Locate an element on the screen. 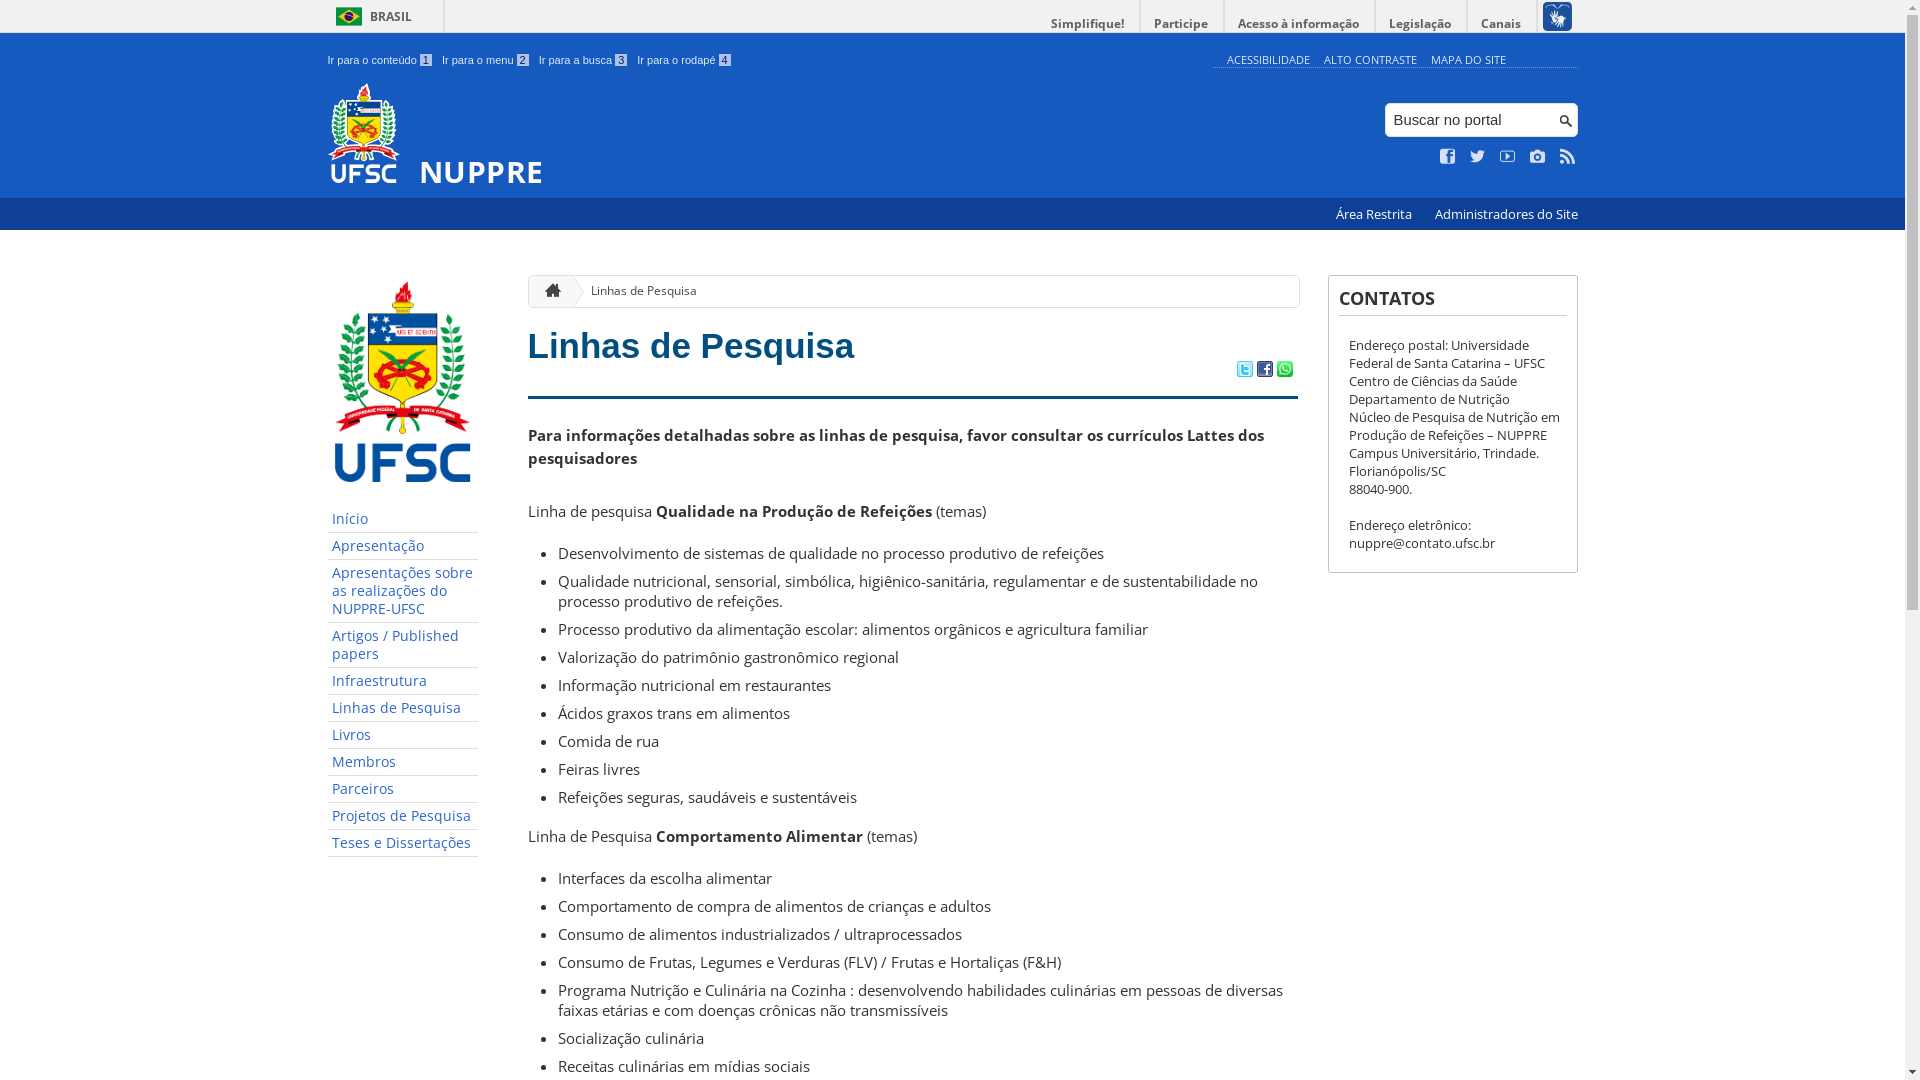 This screenshot has width=1920, height=1080. 'Membros' is located at coordinates (402, 762).